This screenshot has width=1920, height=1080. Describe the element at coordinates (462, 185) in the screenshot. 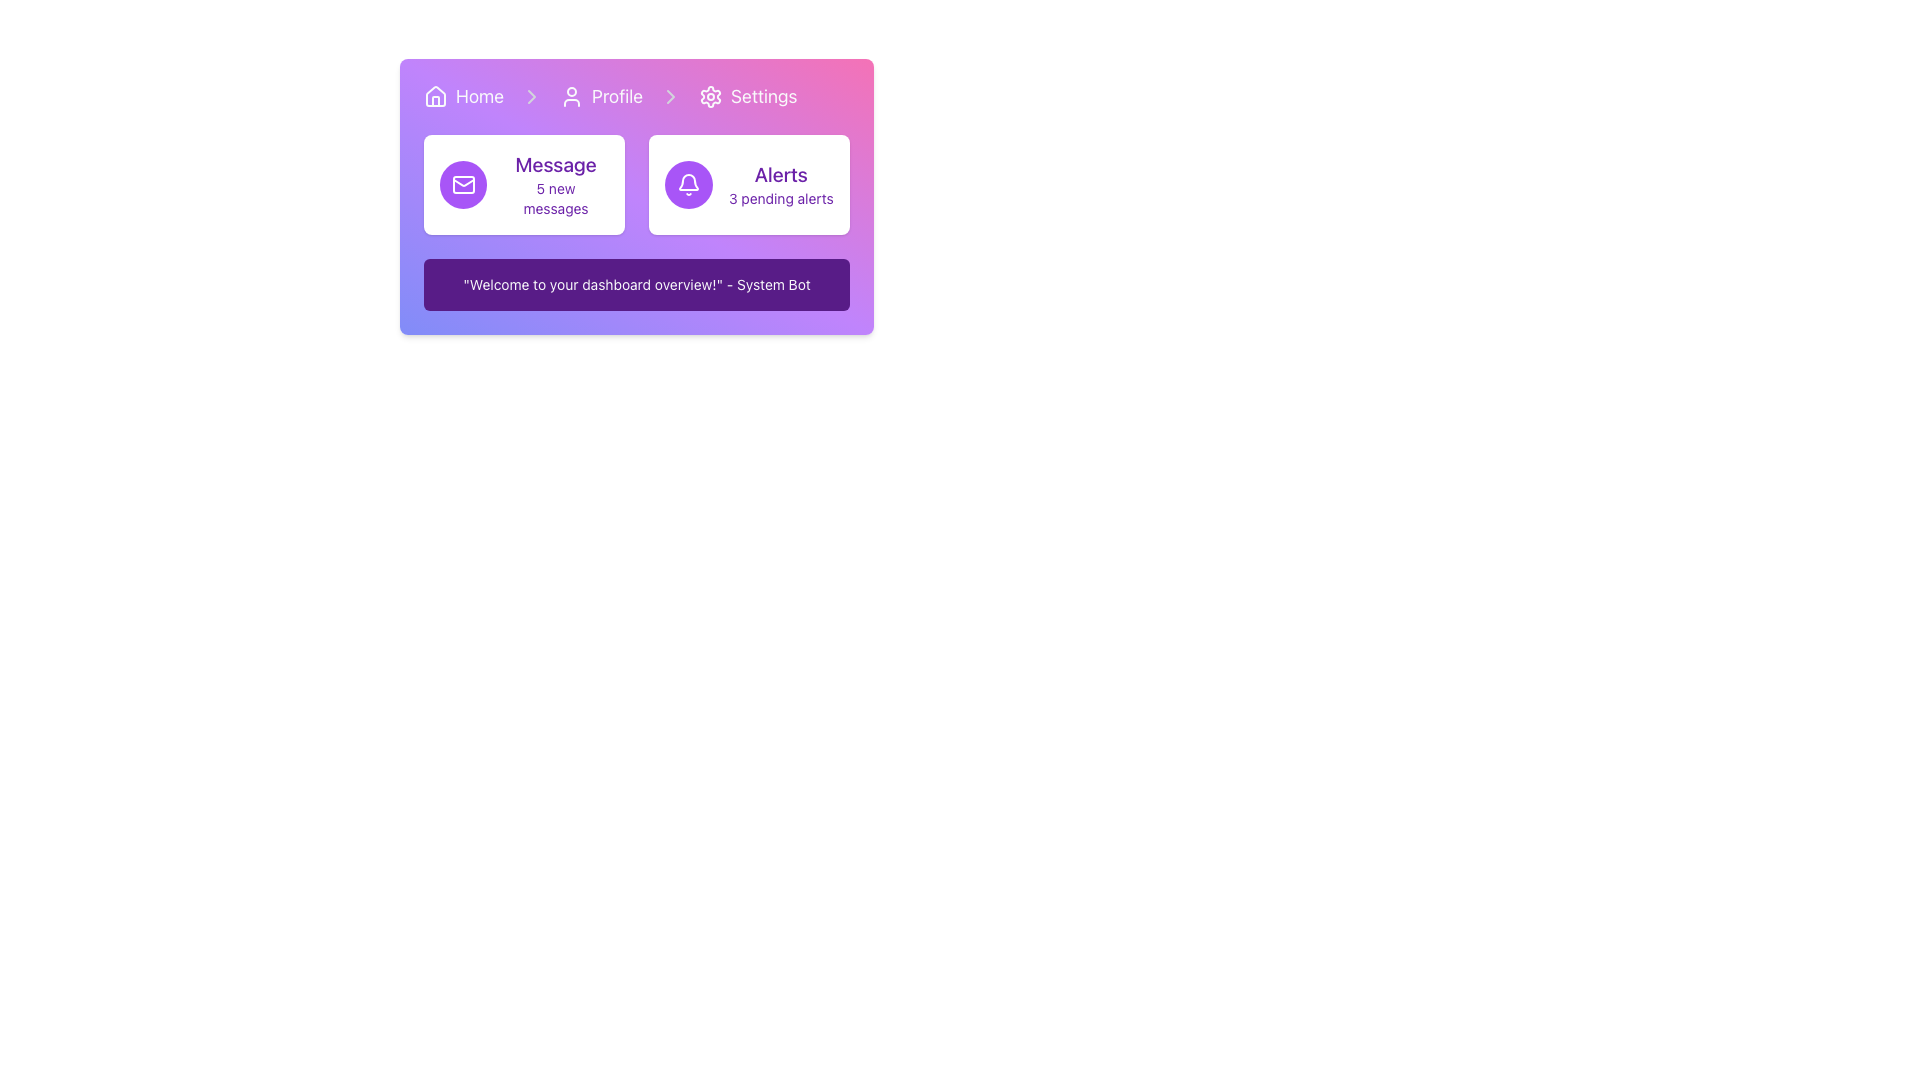

I see `the rectangular icon element with rounded edges, styled in a solid color, located above the text 'Message 5 new messages' within the mail envelope icon group` at that location.